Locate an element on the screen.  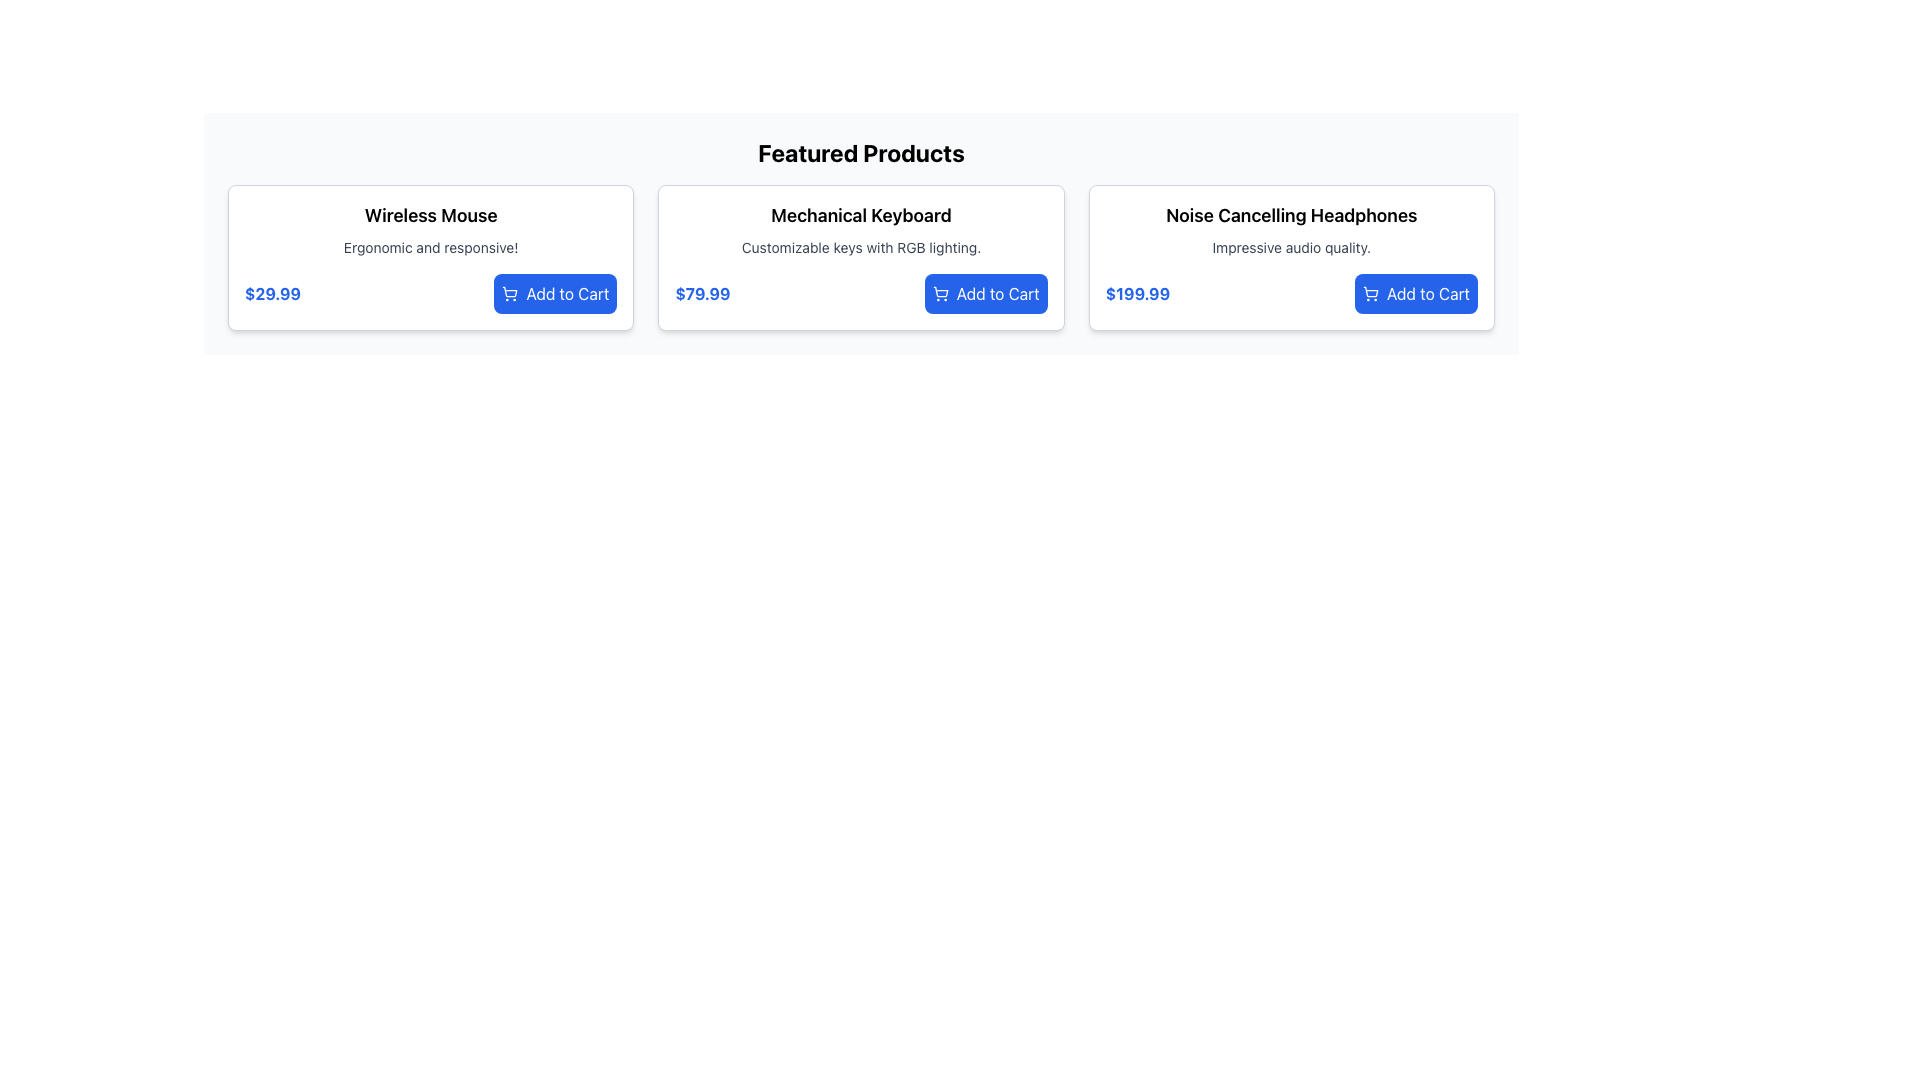
price displayed in the text label located at the bottom of the central product card, just above the 'Add to Cart' button is located at coordinates (702, 293).